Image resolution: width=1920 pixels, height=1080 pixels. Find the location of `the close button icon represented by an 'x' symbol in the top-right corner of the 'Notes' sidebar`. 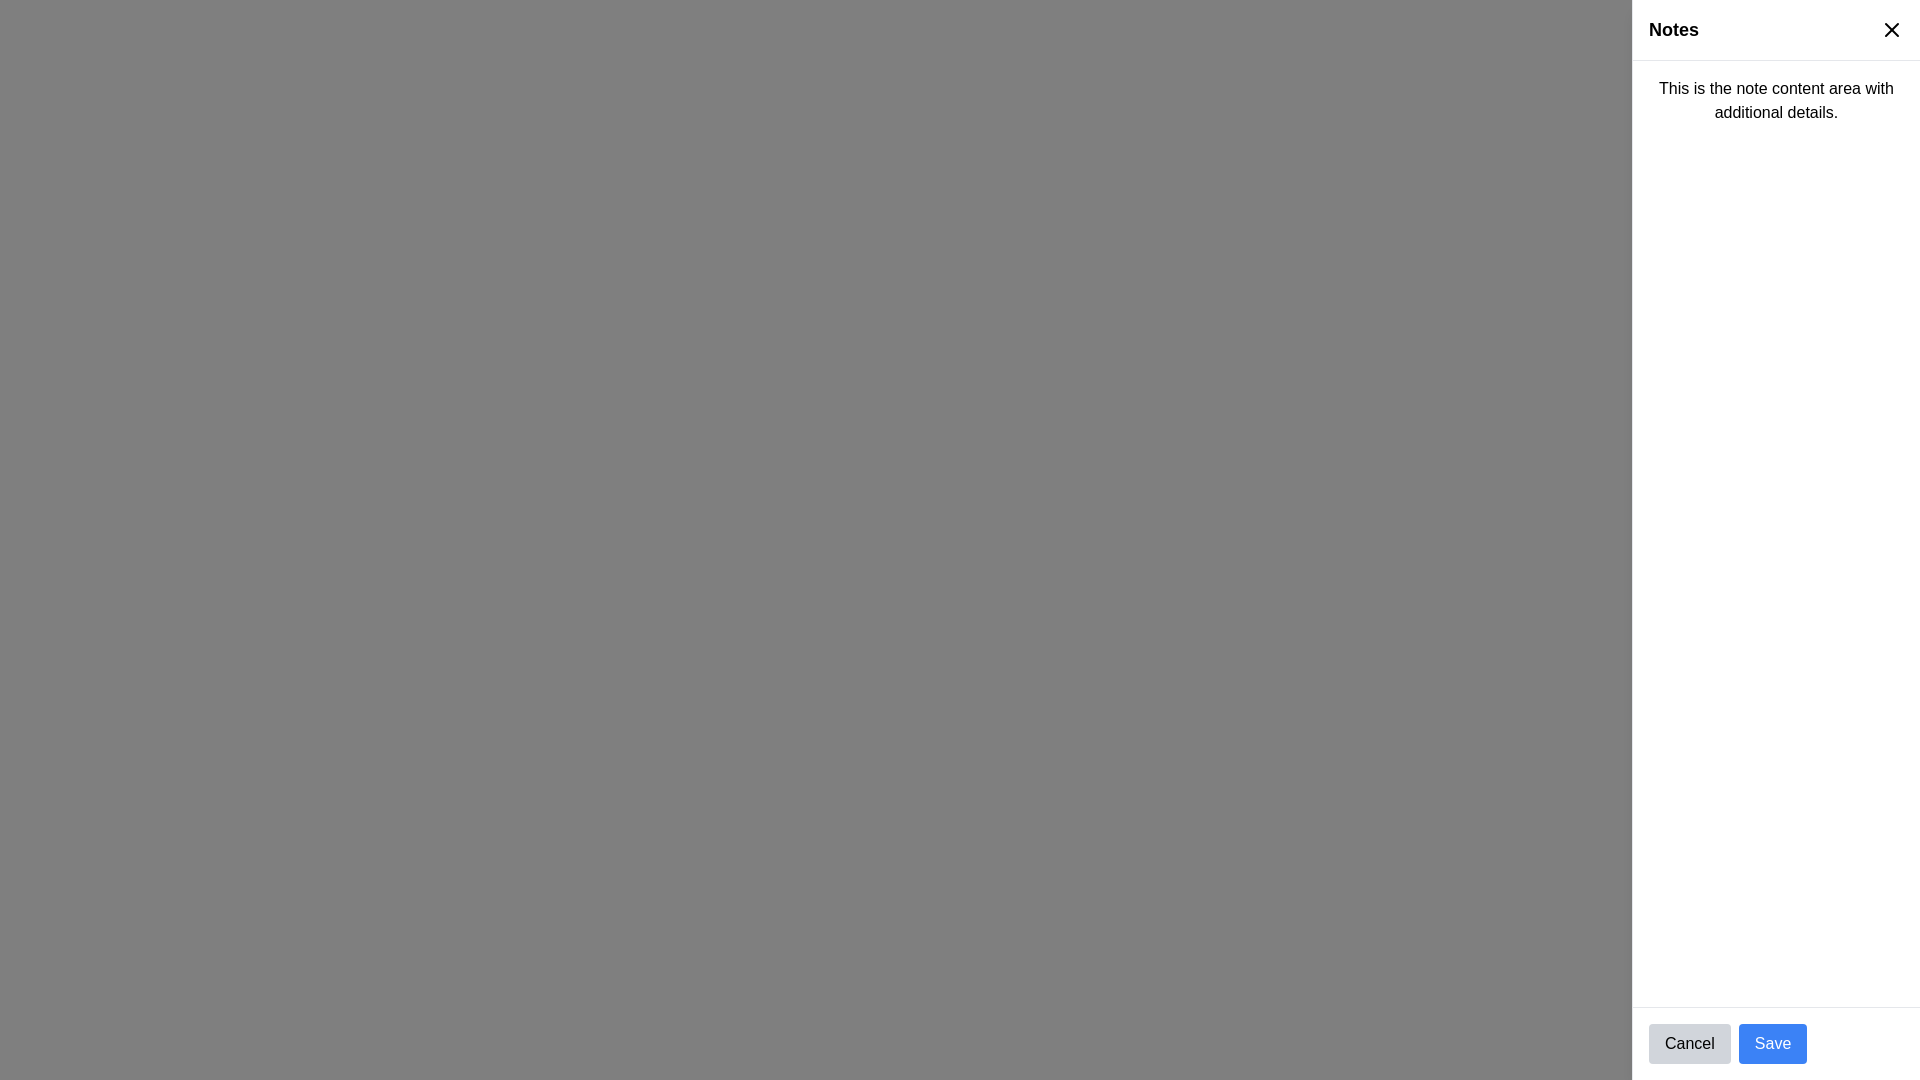

the close button icon represented by an 'x' symbol in the top-right corner of the 'Notes' sidebar is located at coordinates (1890, 30).